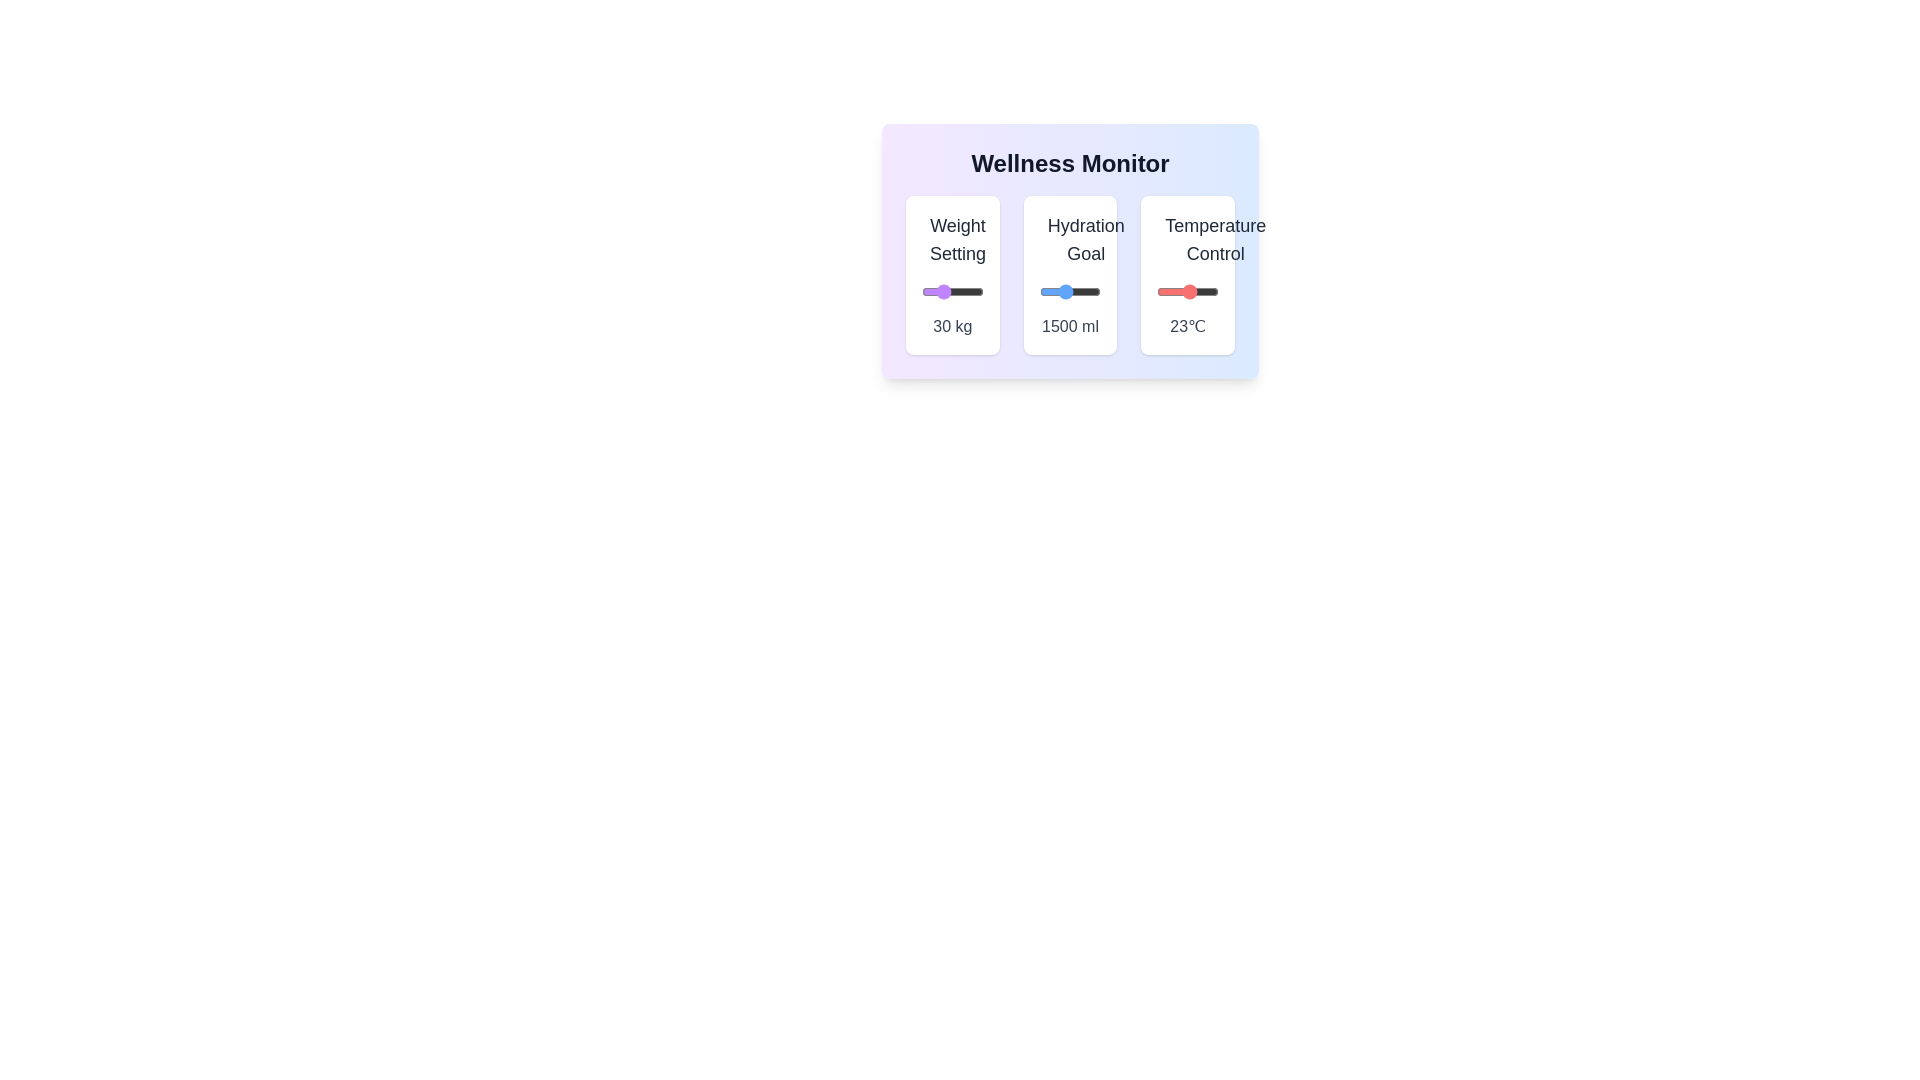  What do you see at coordinates (933, 292) in the screenshot?
I see `the weight setting` at bounding box center [933, 292].